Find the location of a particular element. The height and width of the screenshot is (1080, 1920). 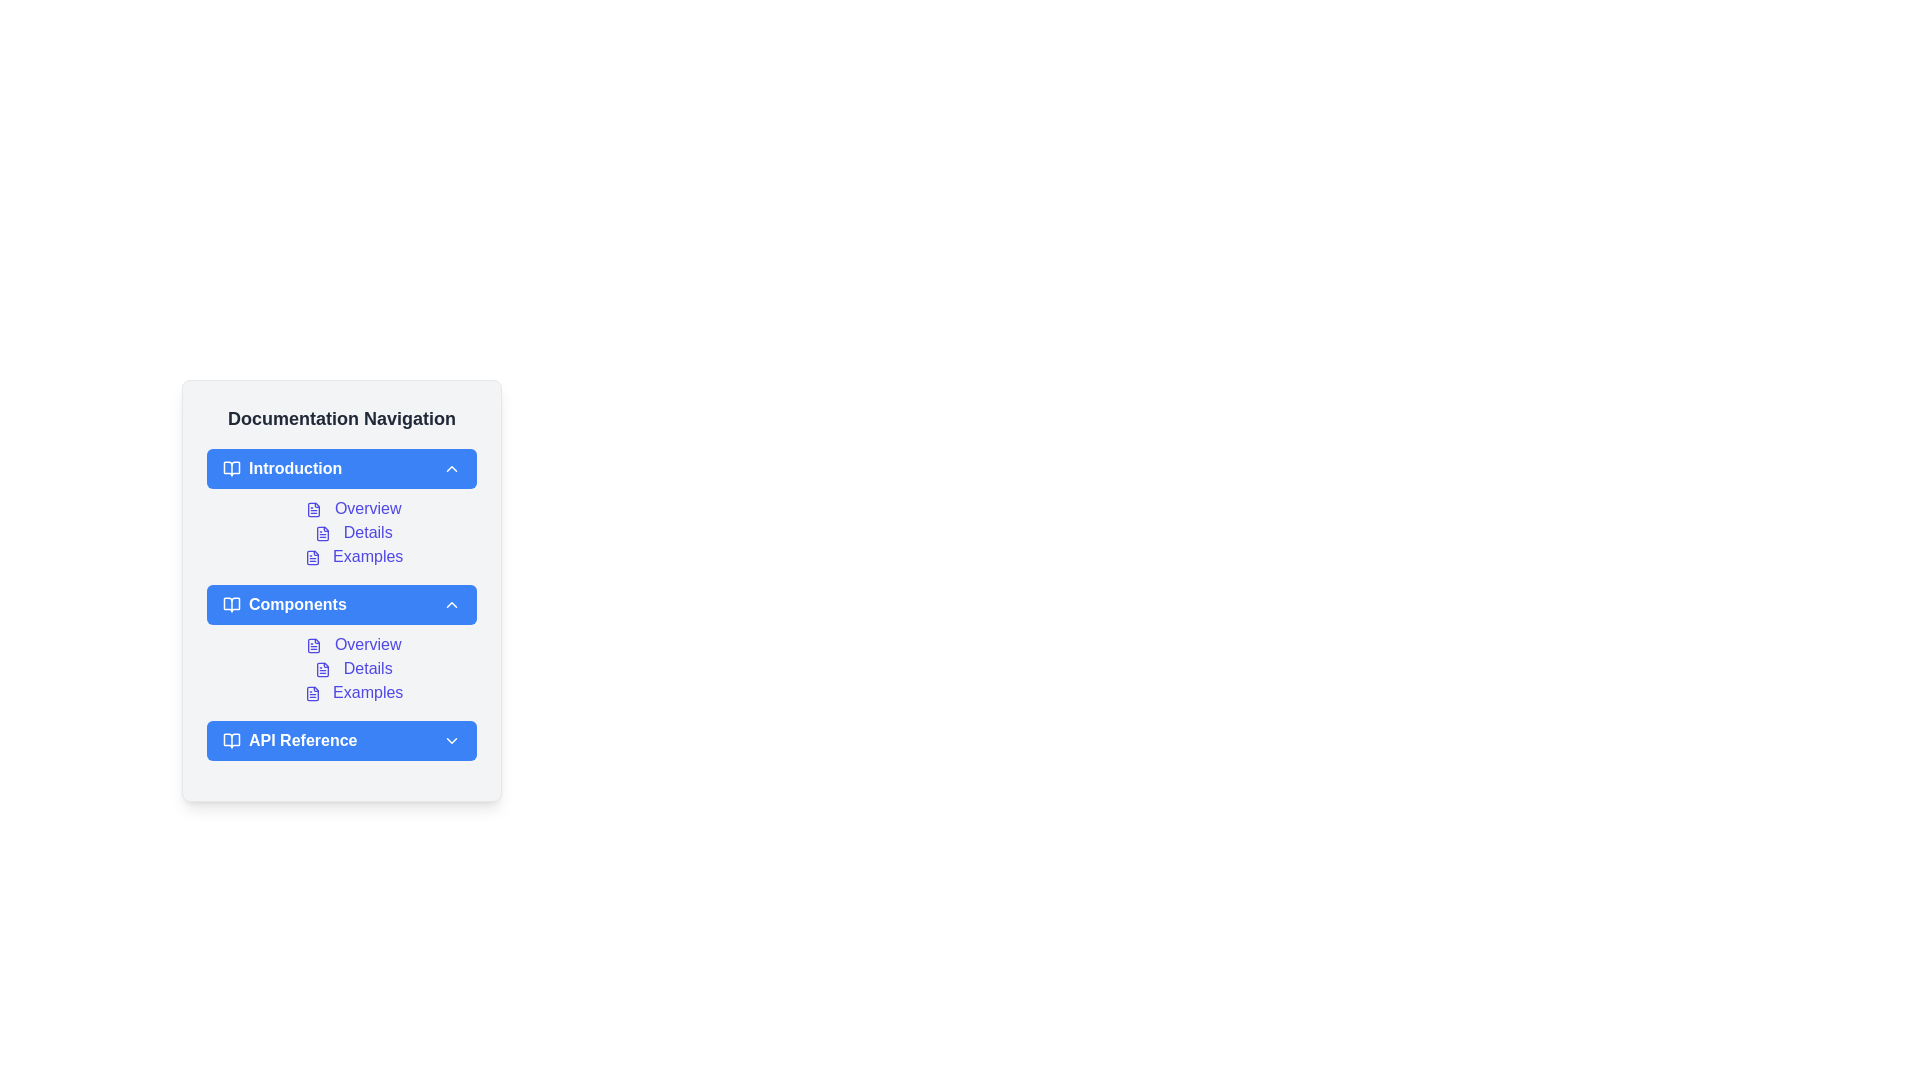

the Chevron indicator at the right end of the 'Introduction' section is located at coordinates (450, 469).